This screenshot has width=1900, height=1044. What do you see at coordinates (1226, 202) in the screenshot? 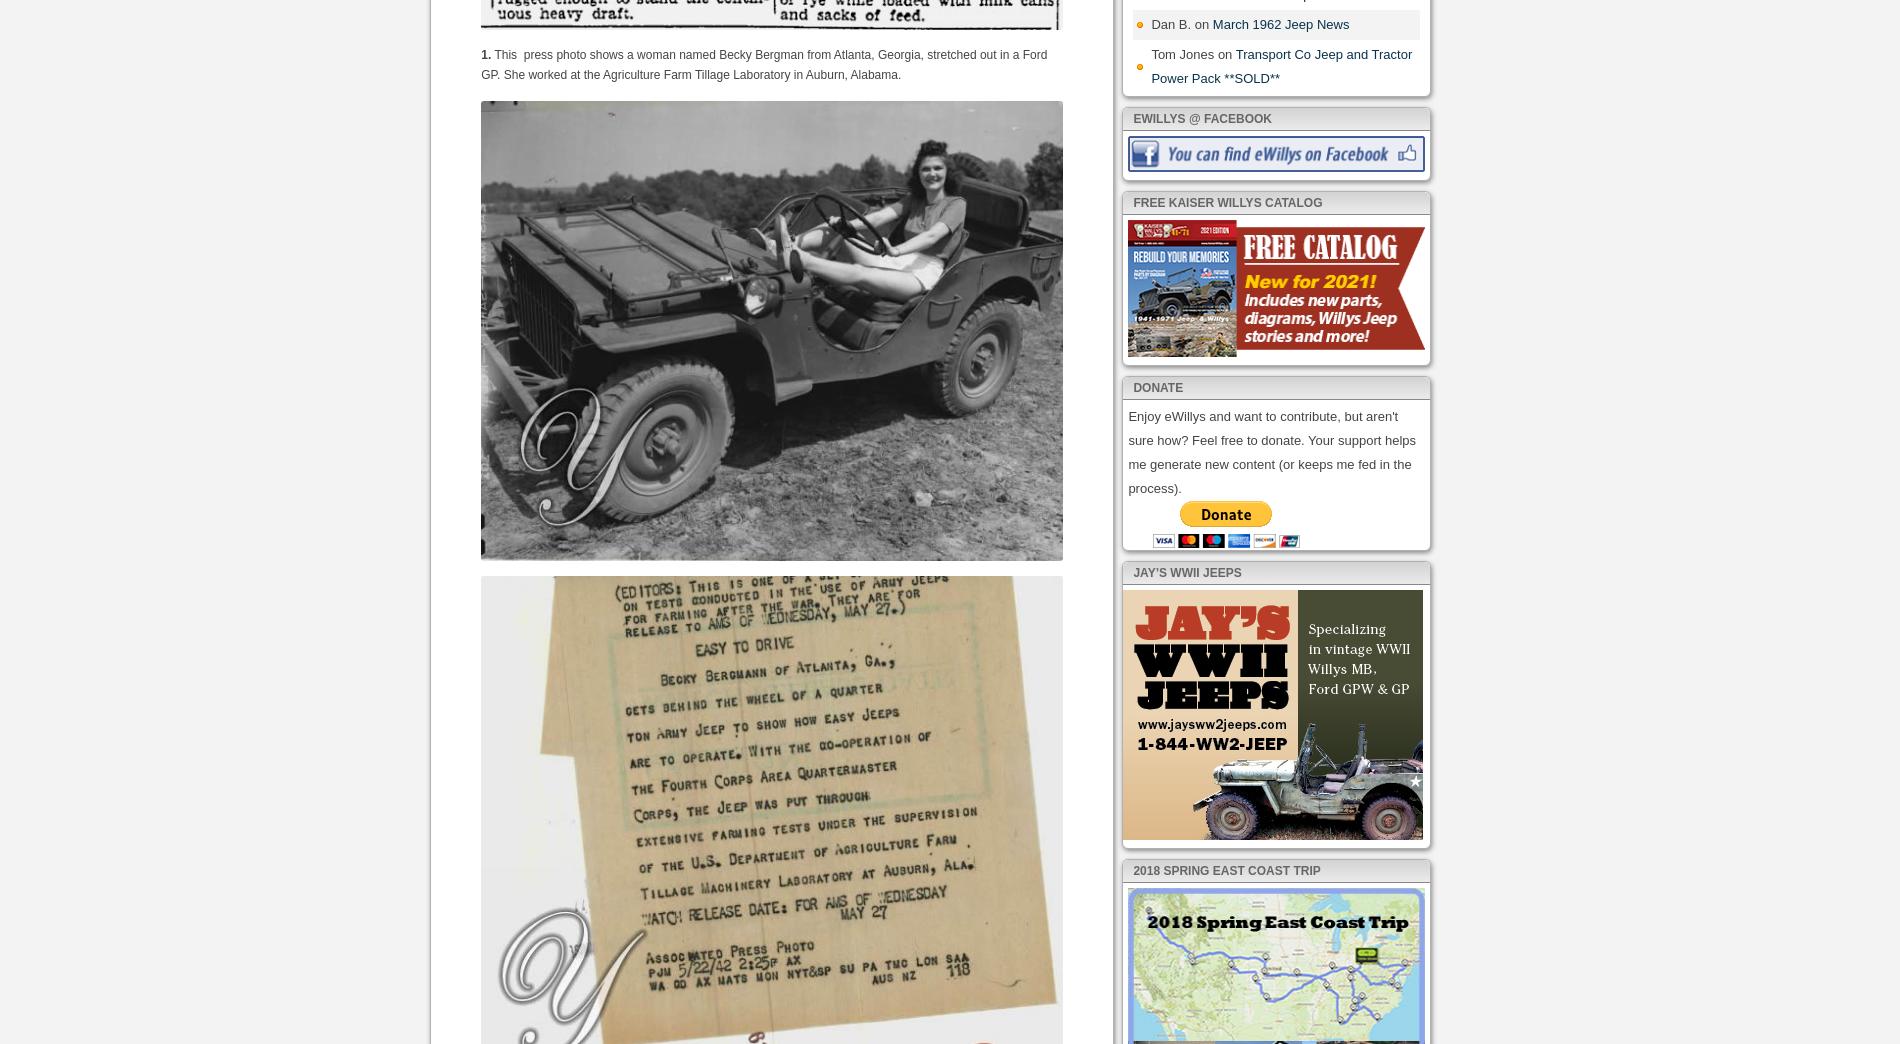
I see `'Free Kaiser Willys Catalog'` at bounding box center [1226, 202].